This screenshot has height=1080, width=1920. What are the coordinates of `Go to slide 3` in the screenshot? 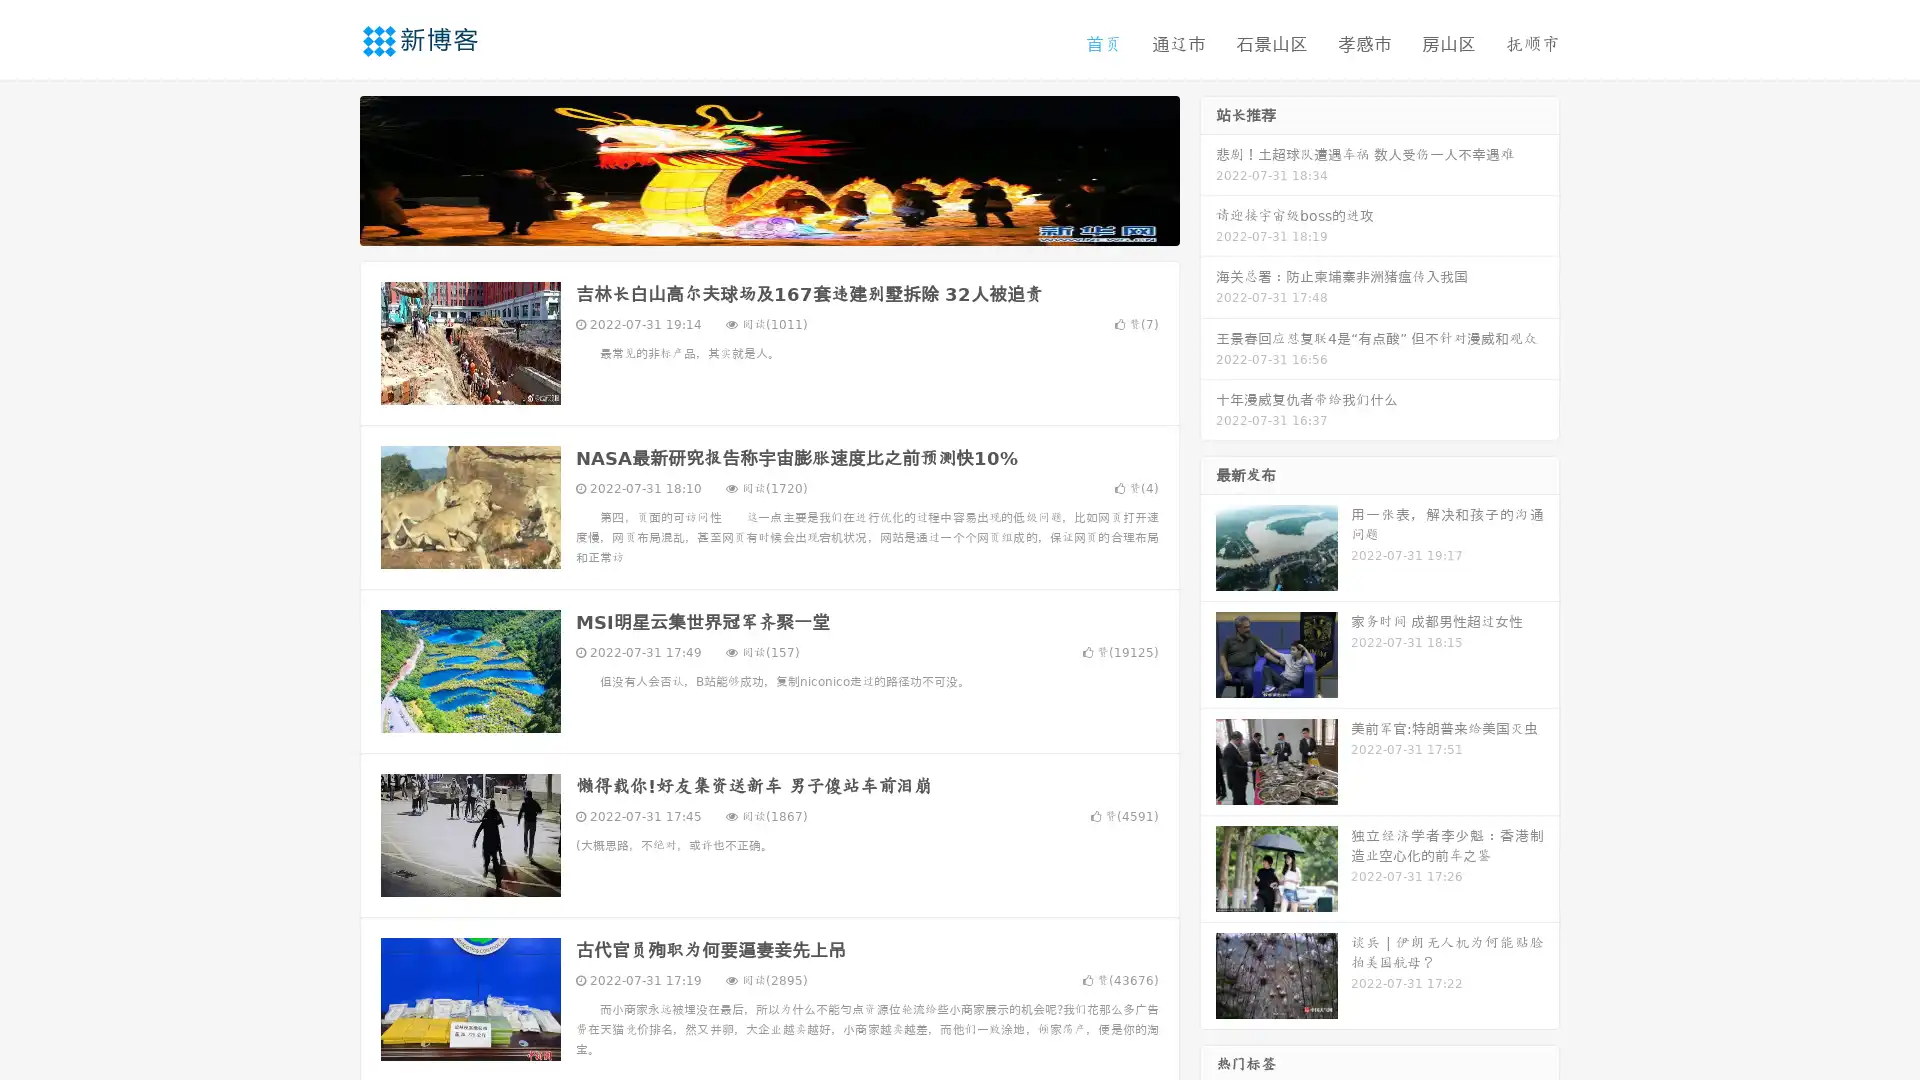 It's located at (789, 225).